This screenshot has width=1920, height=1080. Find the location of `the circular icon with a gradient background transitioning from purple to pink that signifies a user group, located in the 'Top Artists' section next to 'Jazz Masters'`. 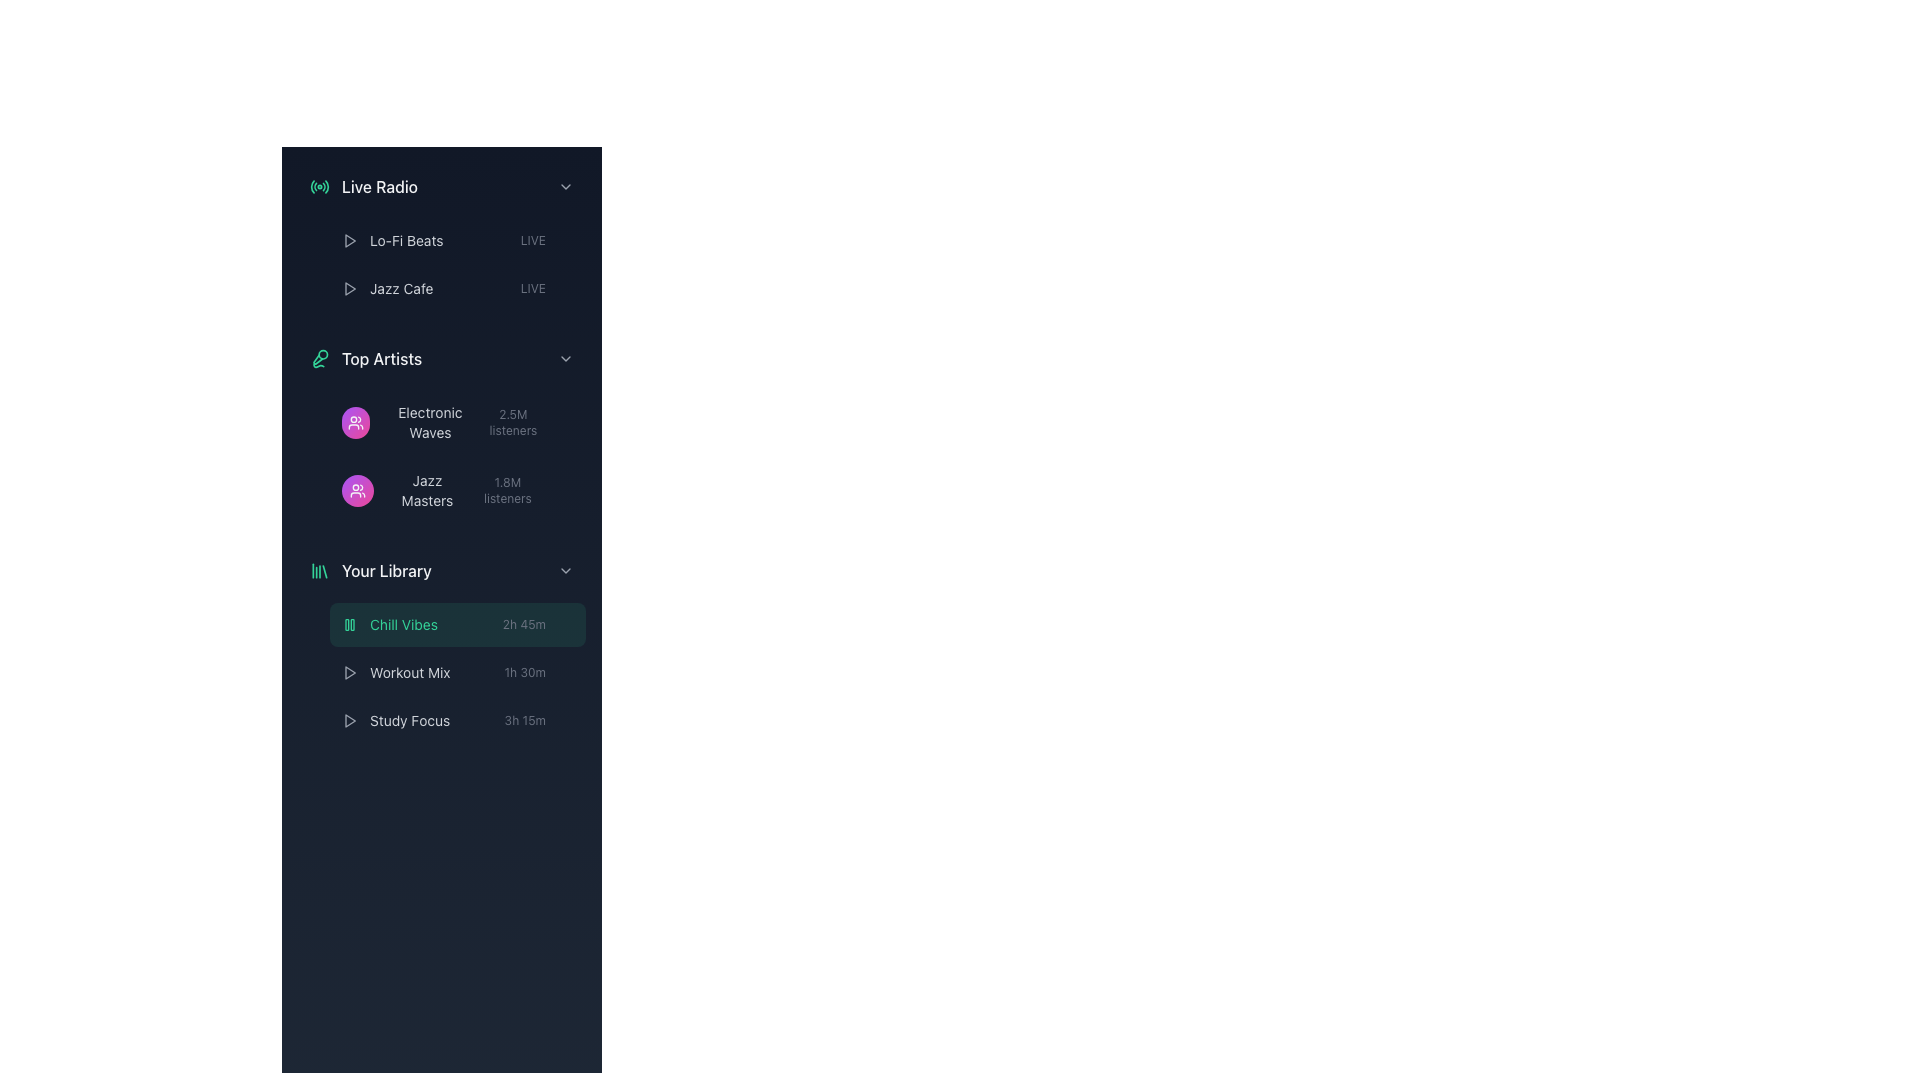

the circular icon with a gradient background transitioning from purple to pink that signifies a user group, located in the 'Top Artists' section next to 'Jazz Masters' is located at coordinates (357, 490).